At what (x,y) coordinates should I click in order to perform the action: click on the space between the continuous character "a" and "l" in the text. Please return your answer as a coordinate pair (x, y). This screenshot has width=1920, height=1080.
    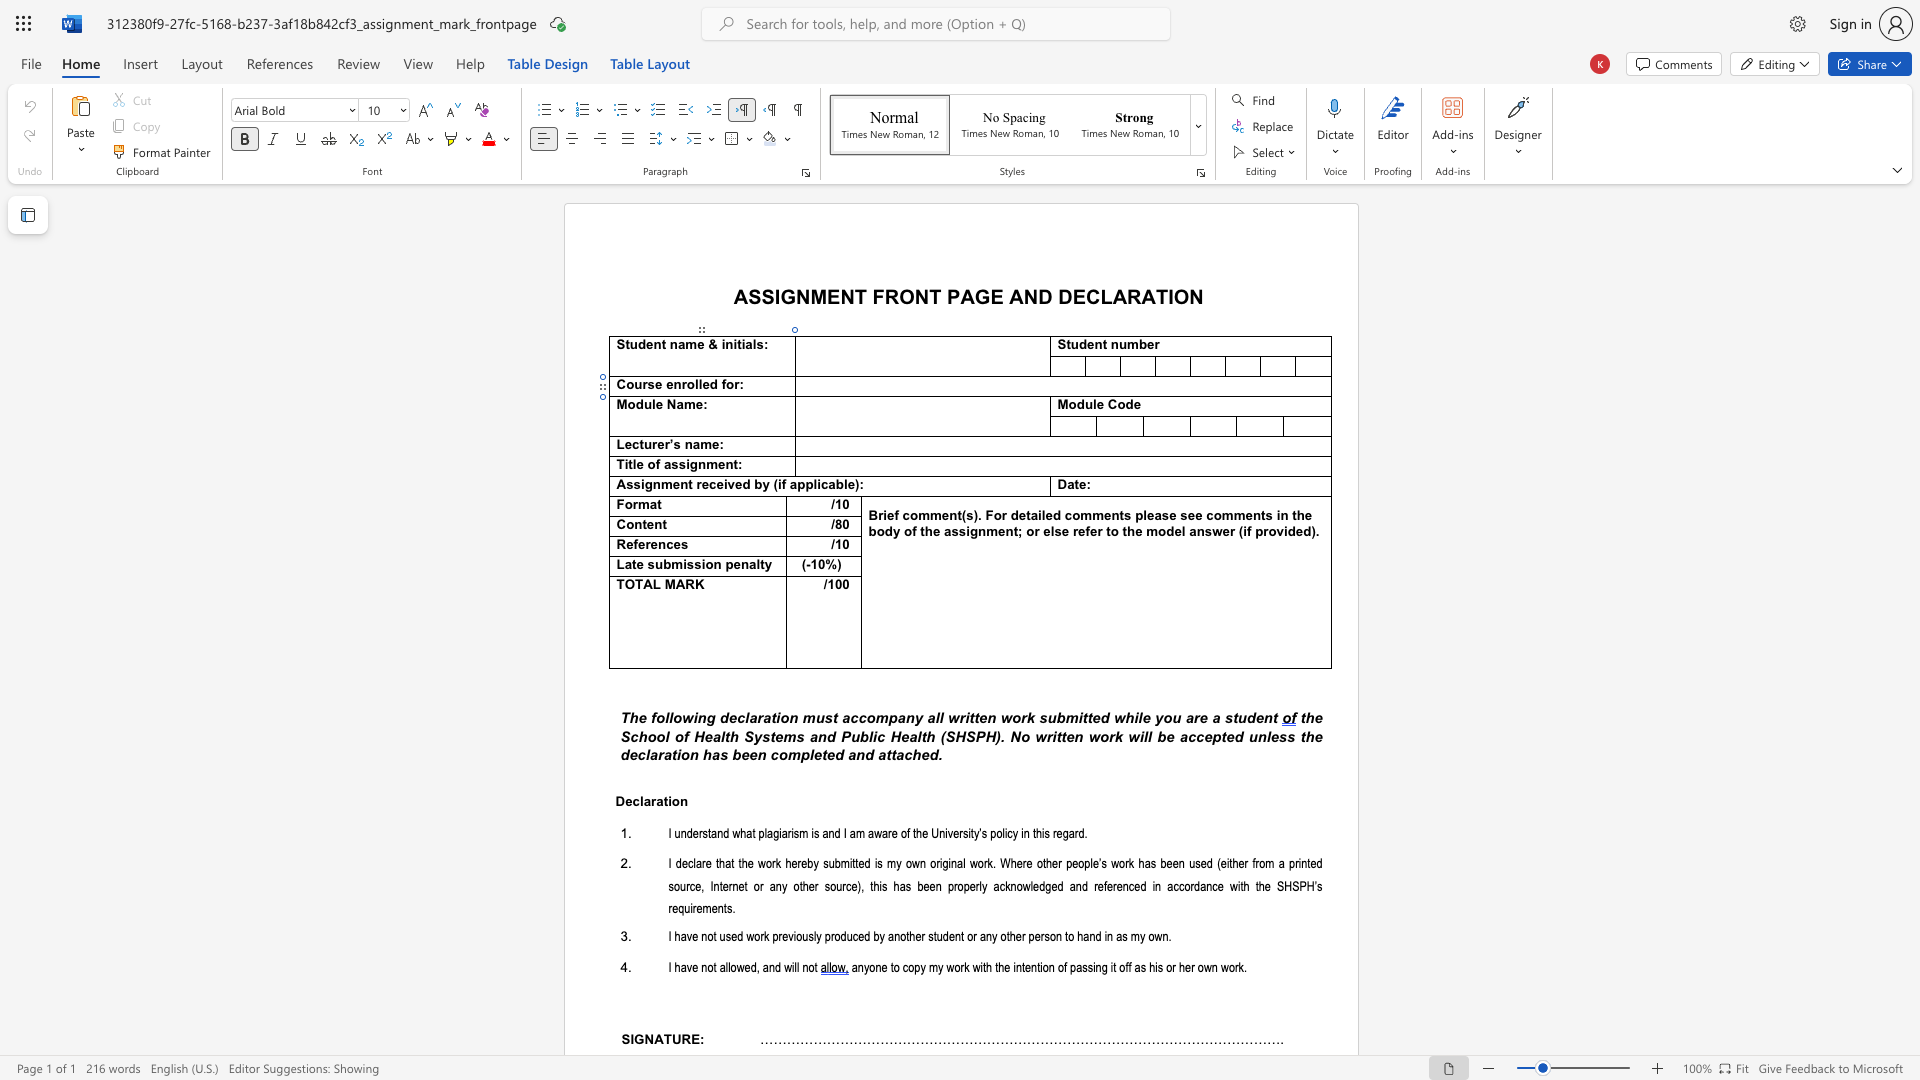
    Looking at the image, I should click on (754, 564).